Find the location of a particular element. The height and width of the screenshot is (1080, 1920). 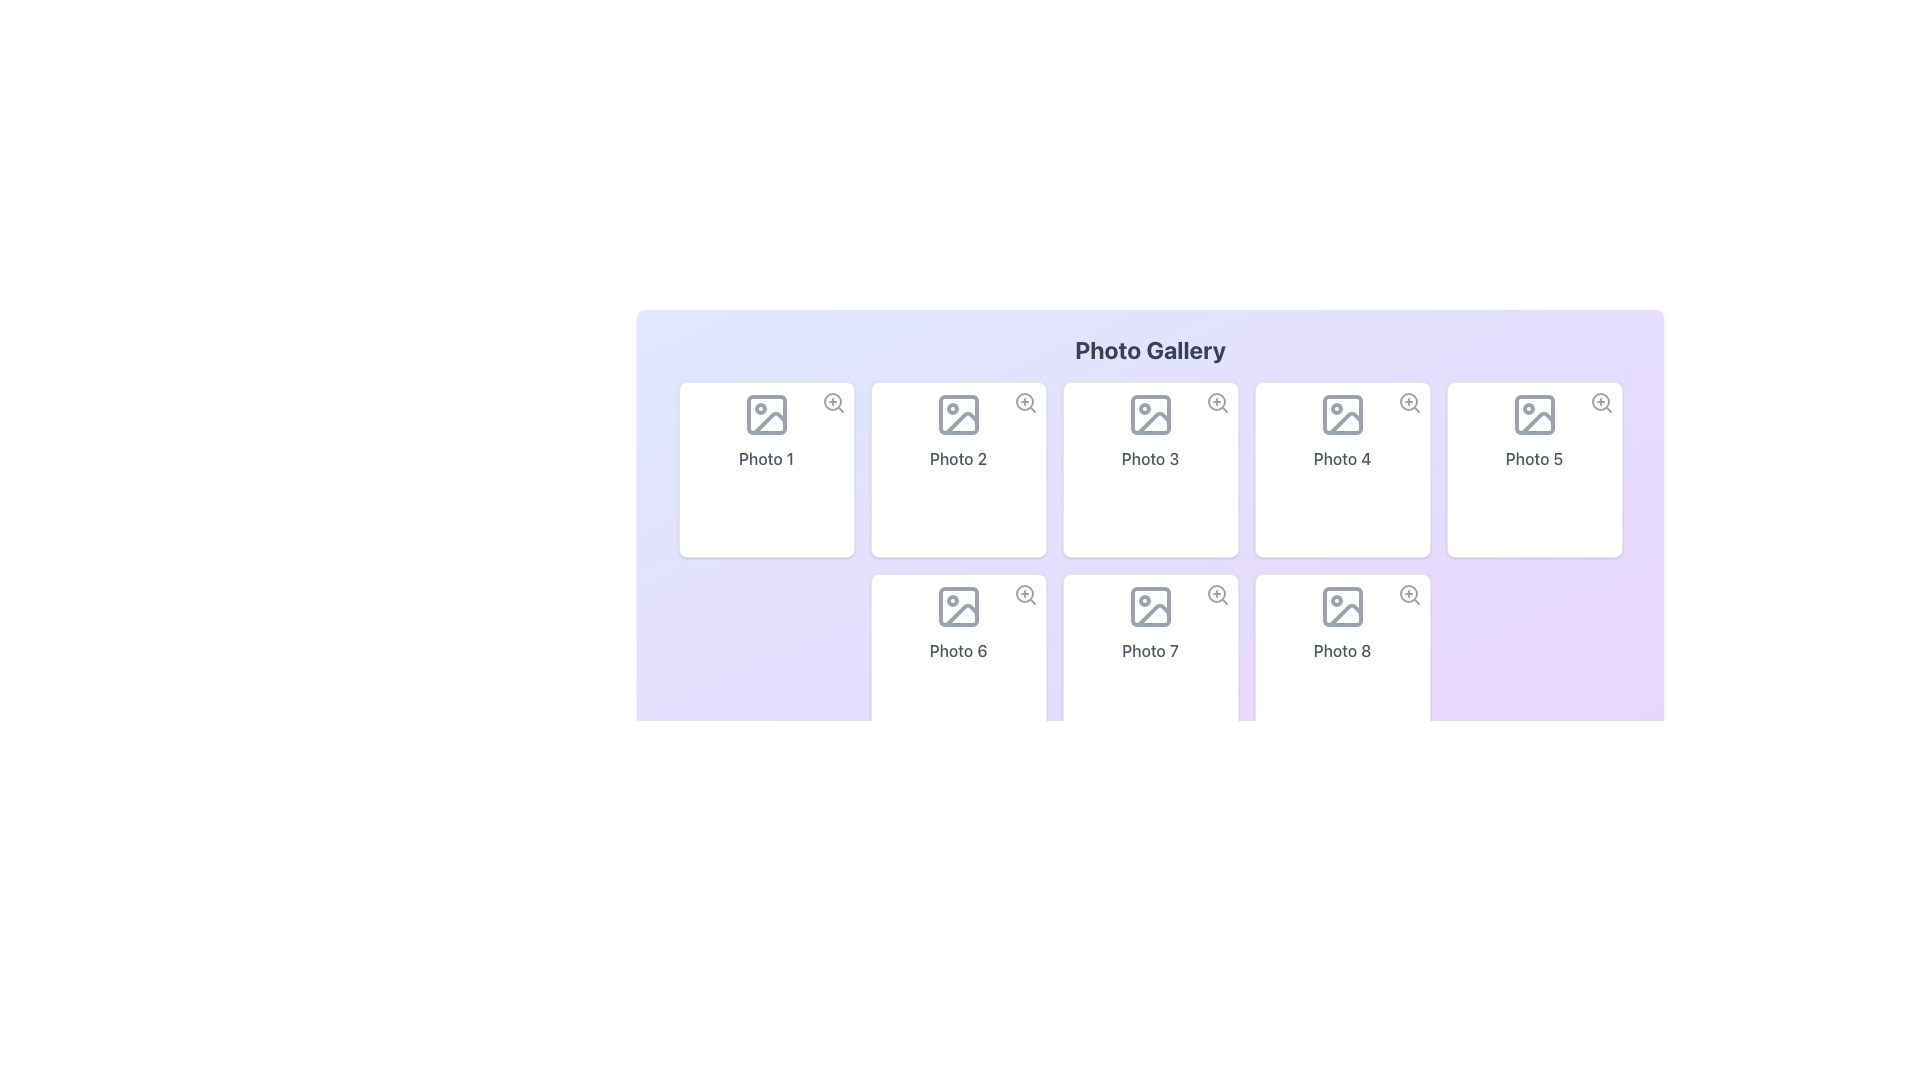

the text label titled 'Photo 8' located in the eighth tile of the grid under 'Photo Gallery', positioned directly below the icon for 'Photo 8' is located at coordinates (1342, 651).